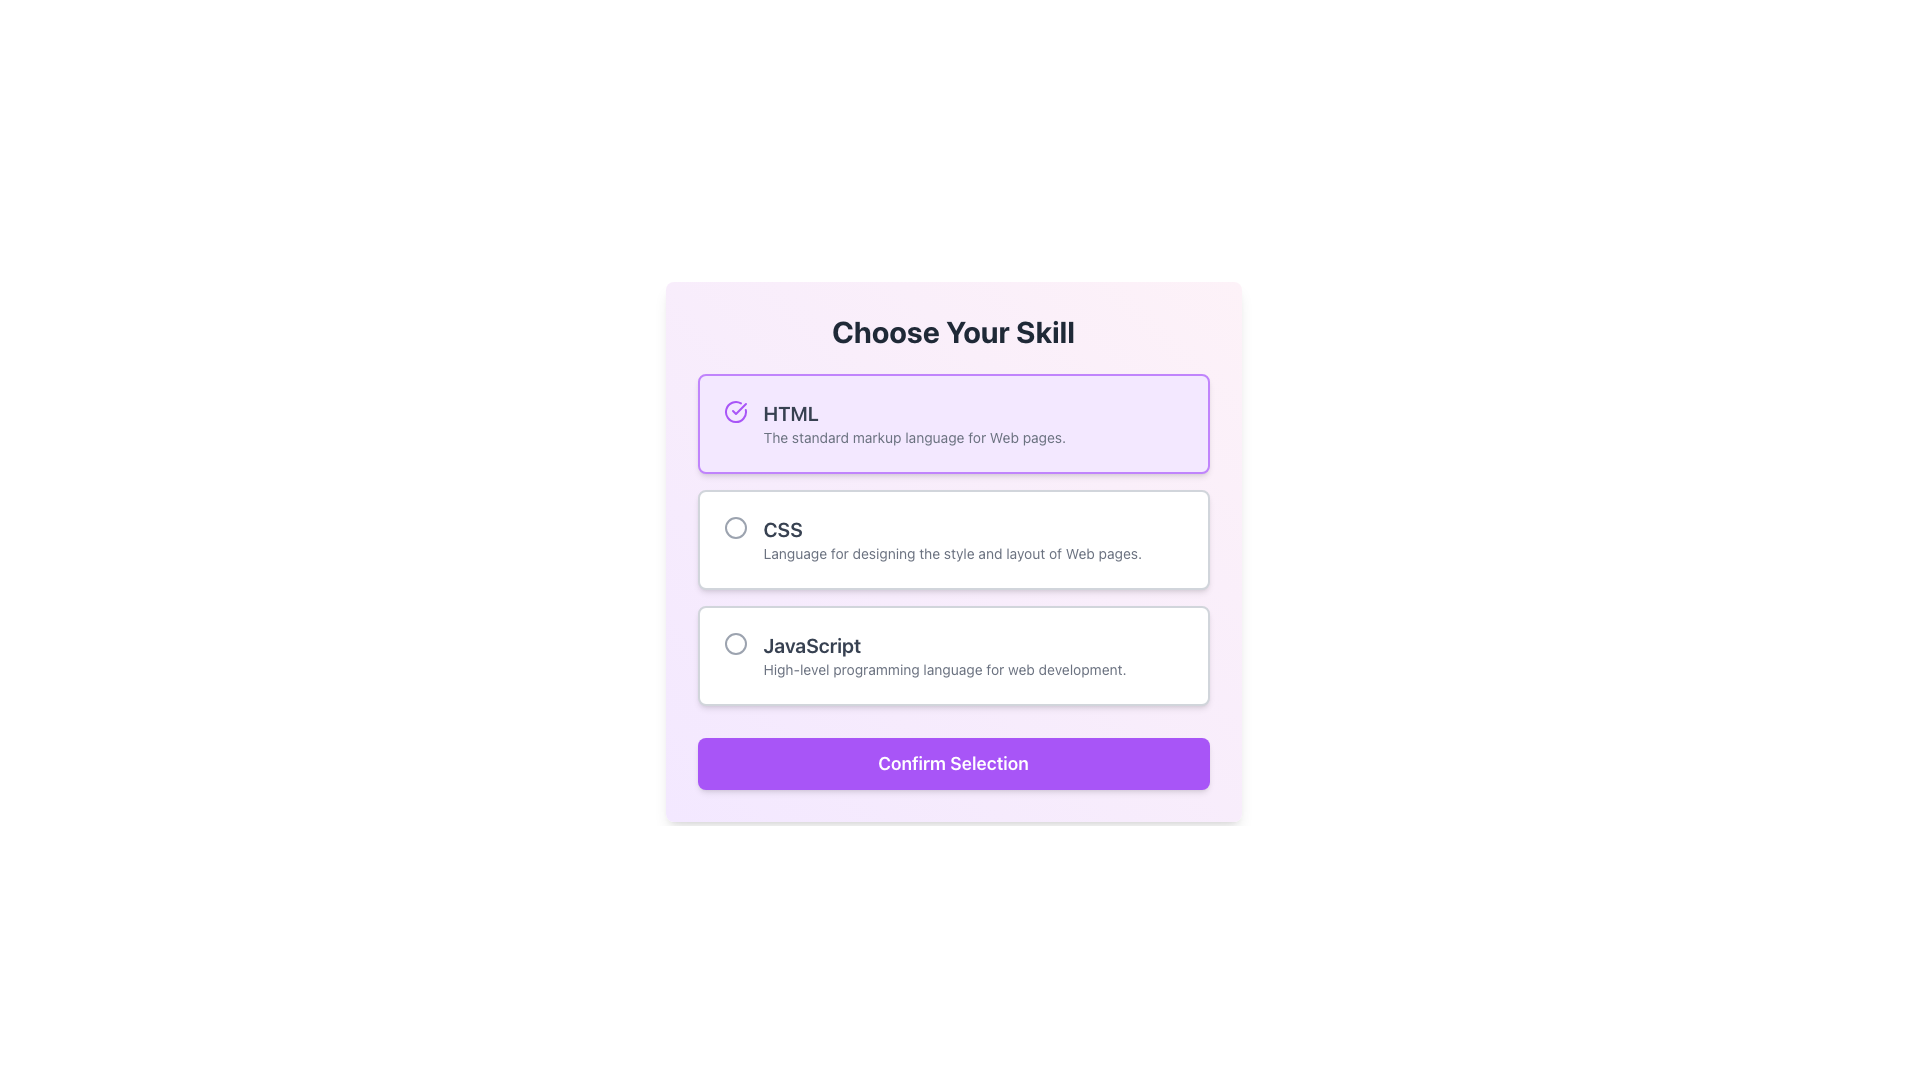 This screenshot has width=1920, height=1080. I want to click on textual description within the 'JavaScript' selectable card, which is the third card in a vertical list of programming-related skills, so click(944, 655).